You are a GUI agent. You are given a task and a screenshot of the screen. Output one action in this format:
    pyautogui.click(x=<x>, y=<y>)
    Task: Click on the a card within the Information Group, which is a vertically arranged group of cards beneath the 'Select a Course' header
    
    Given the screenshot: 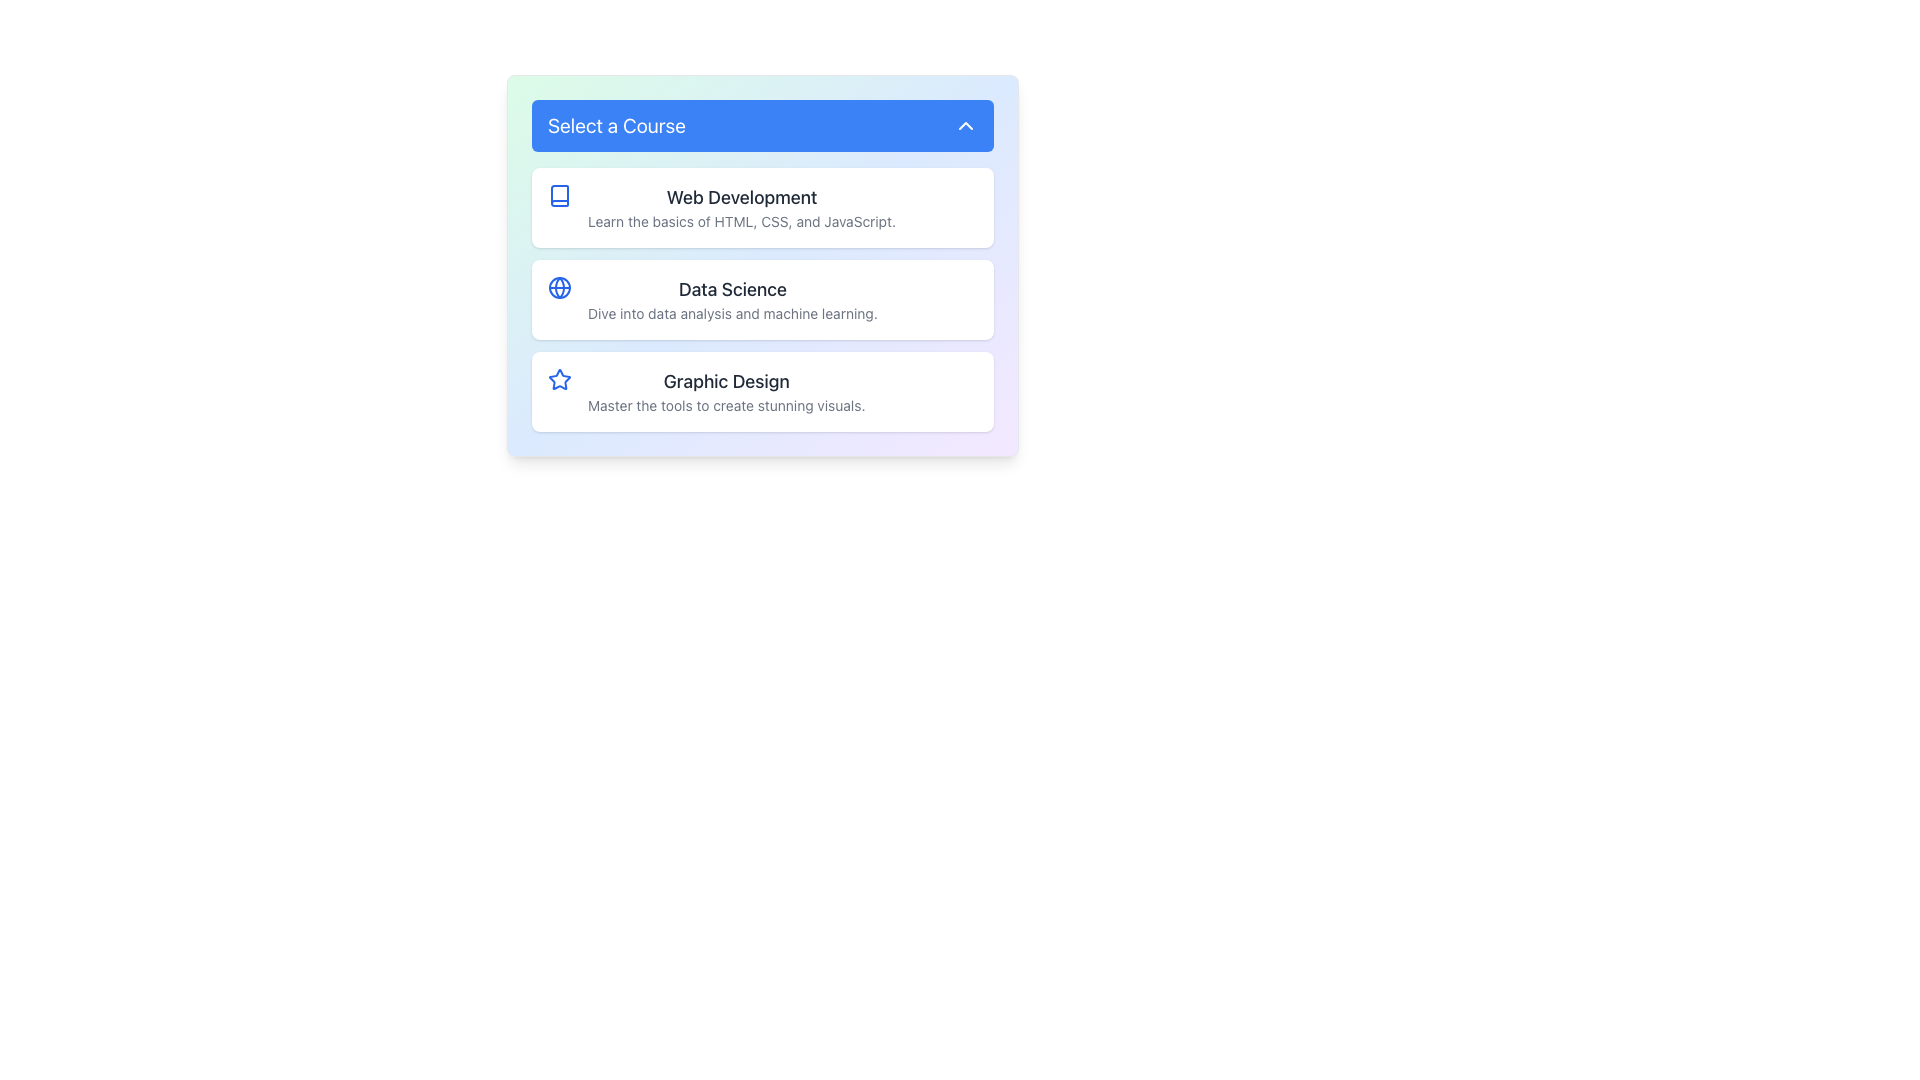 What is the action you would take?
    pyautogui.click(x=762, y=300)
    